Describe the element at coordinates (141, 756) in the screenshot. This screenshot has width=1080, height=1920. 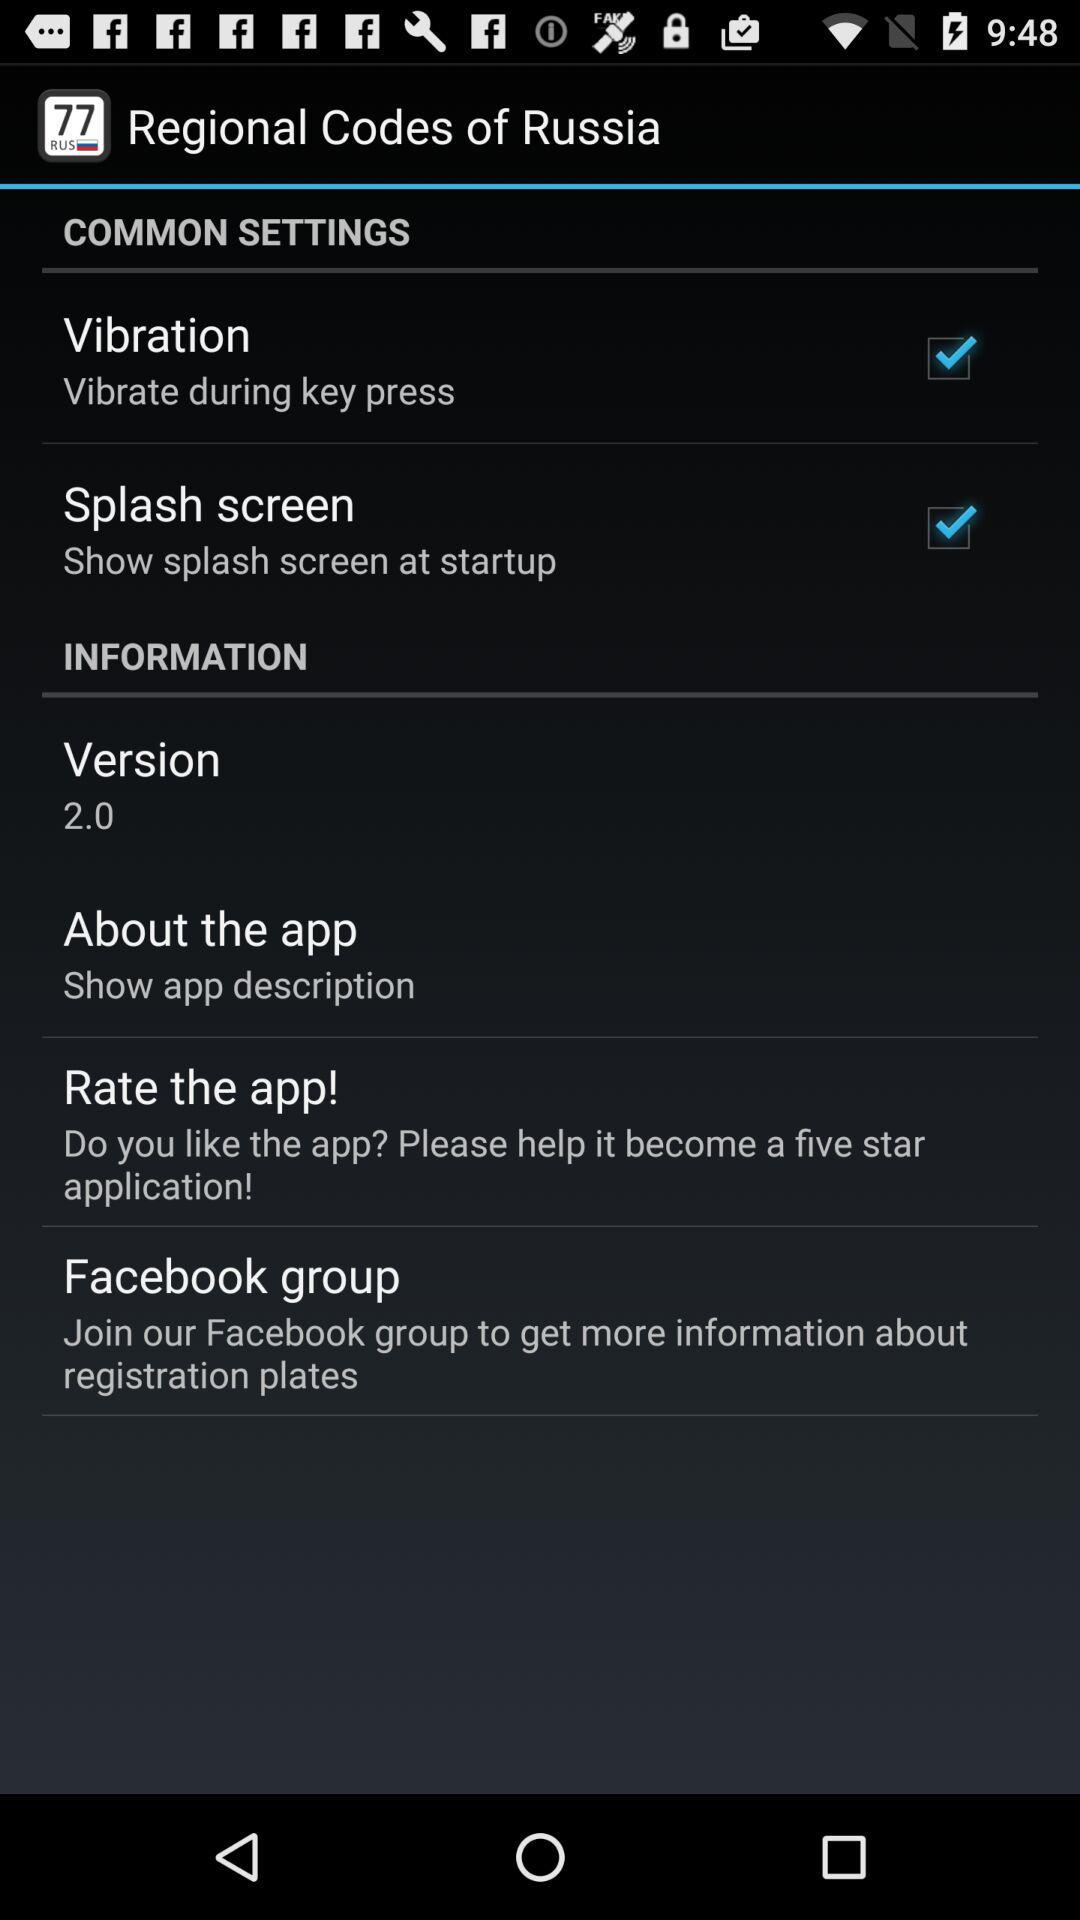
I see `version` at that location.